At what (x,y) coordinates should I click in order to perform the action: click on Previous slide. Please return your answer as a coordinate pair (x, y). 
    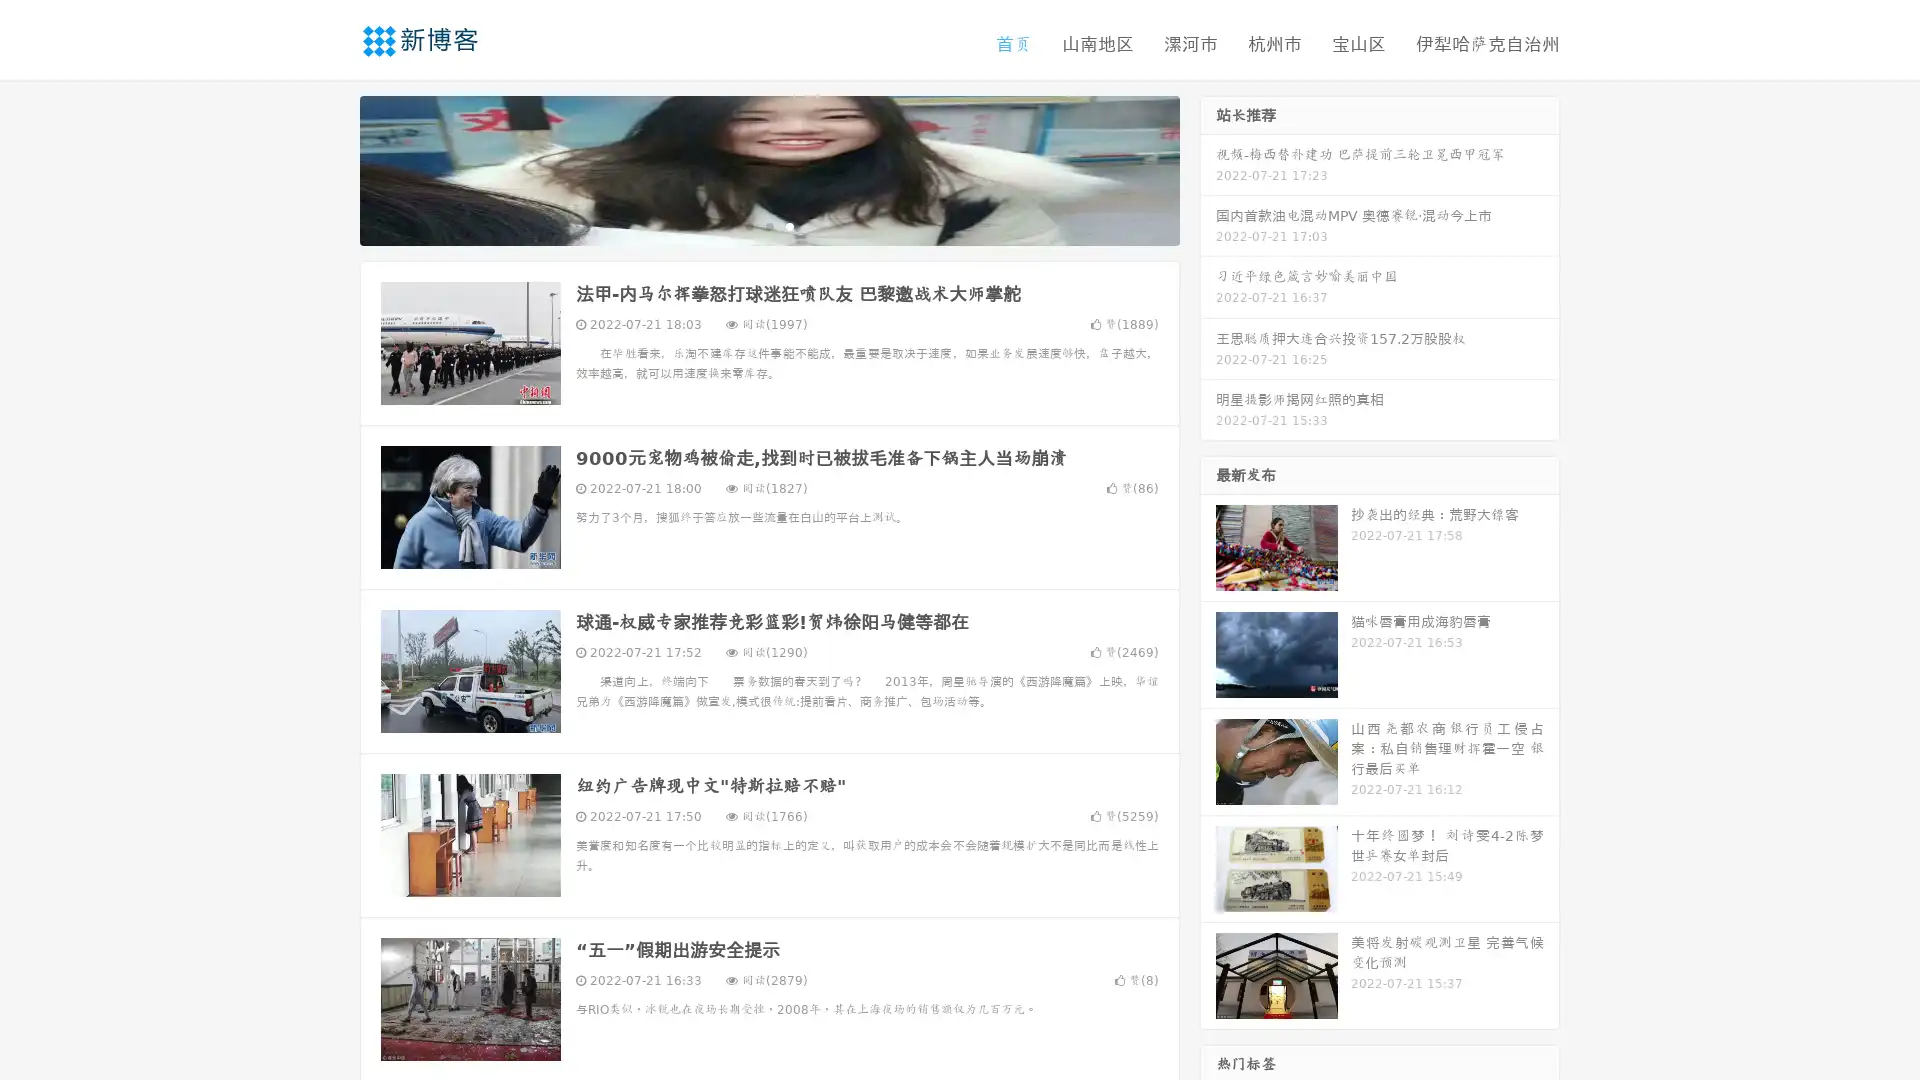
    Looking at the image, I should click on (330, 168).